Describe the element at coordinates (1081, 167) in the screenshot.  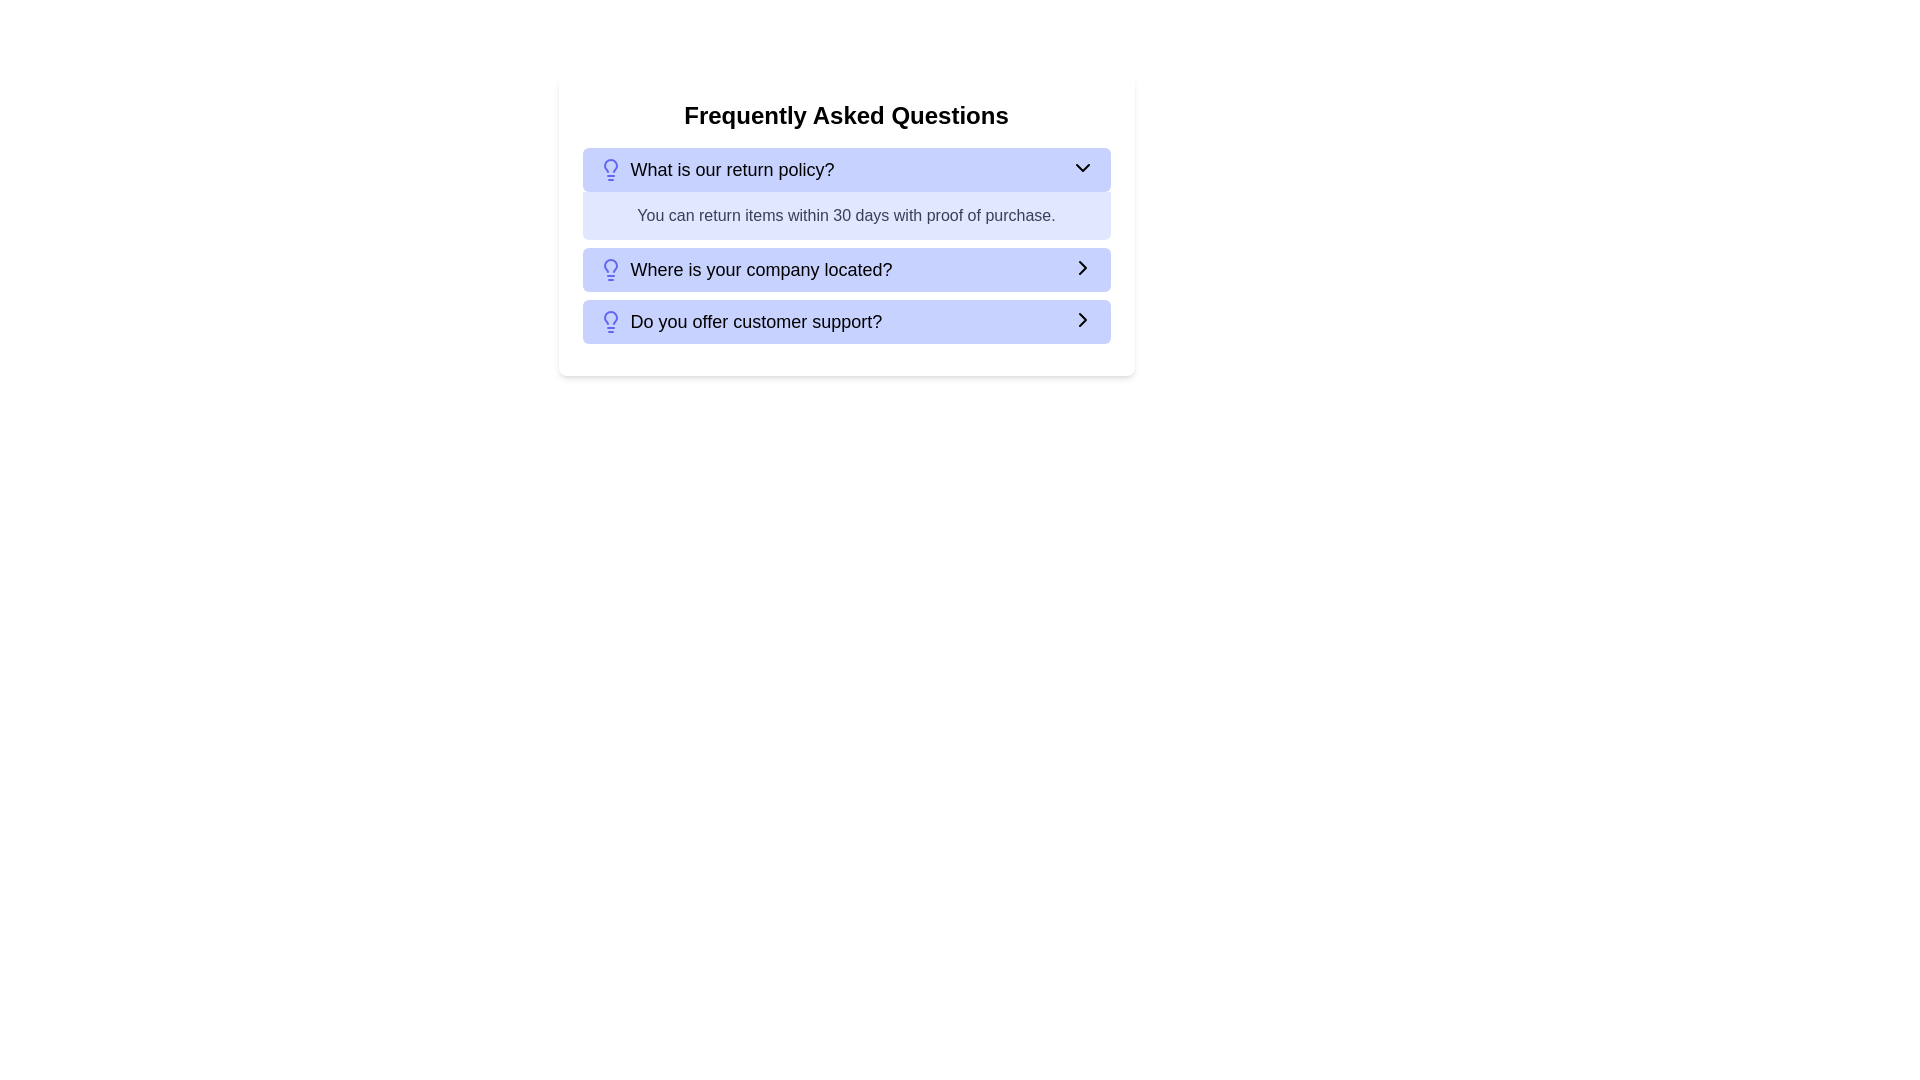
I see `the Chevron dropdown icon located on the far right side of the row containing the text 'What is our return policy?' to interact with the dropdown feature` at that location.